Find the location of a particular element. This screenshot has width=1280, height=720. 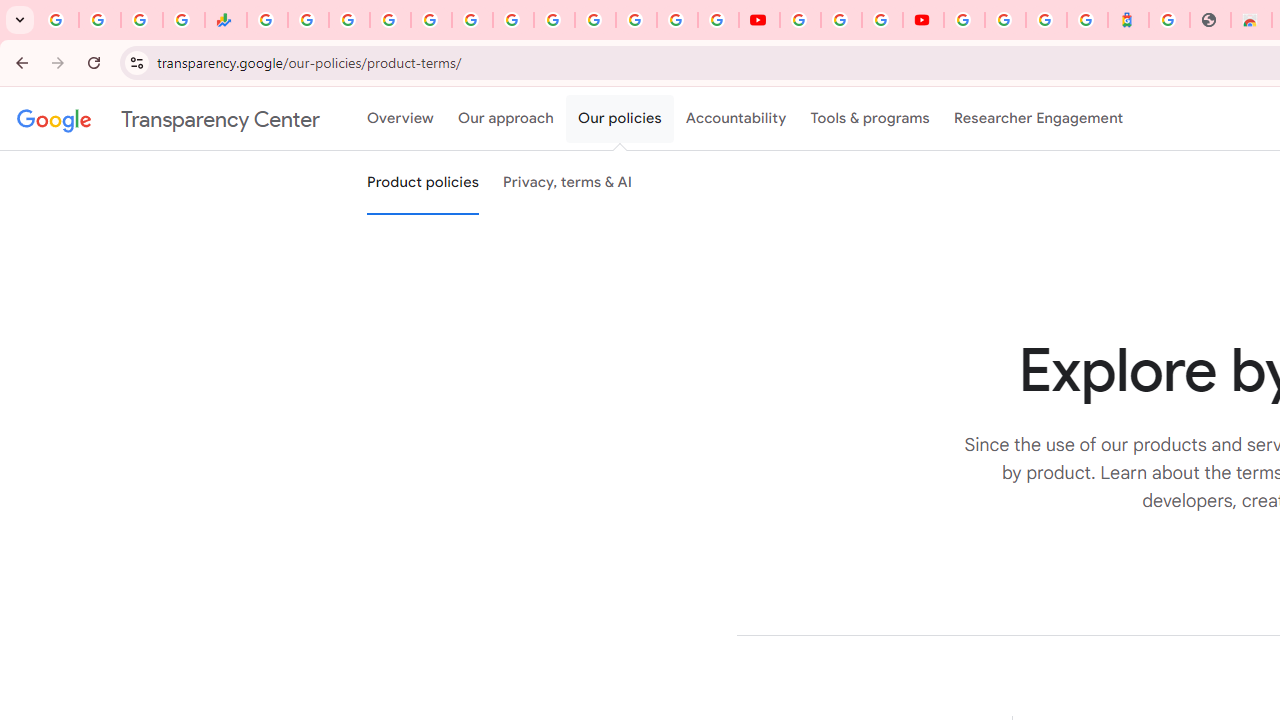

'YouTube' is located at coordinates (758, 20).